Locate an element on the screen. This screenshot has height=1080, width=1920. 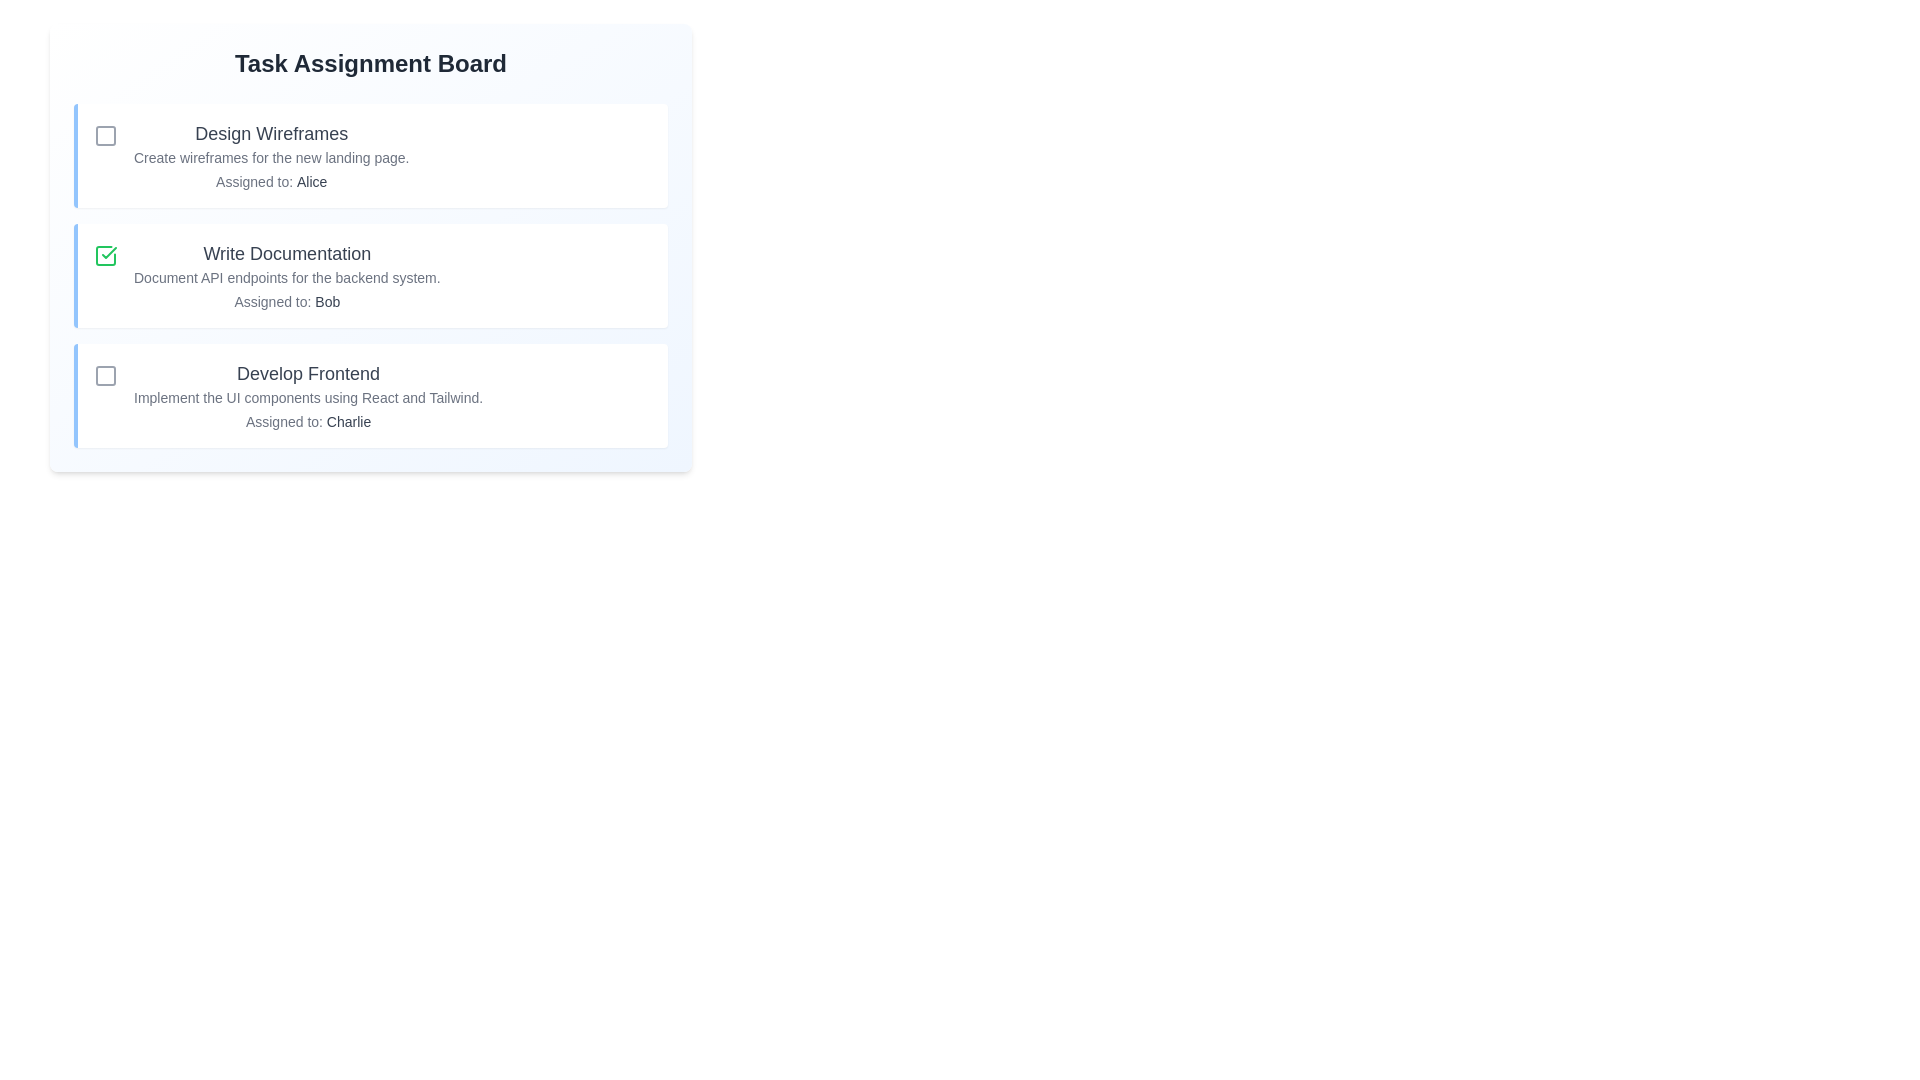
the 'Design Wireframes' text label, which is displayed in a large gray font and serves as the task title in the task management board is located at coordinates (270, 134).